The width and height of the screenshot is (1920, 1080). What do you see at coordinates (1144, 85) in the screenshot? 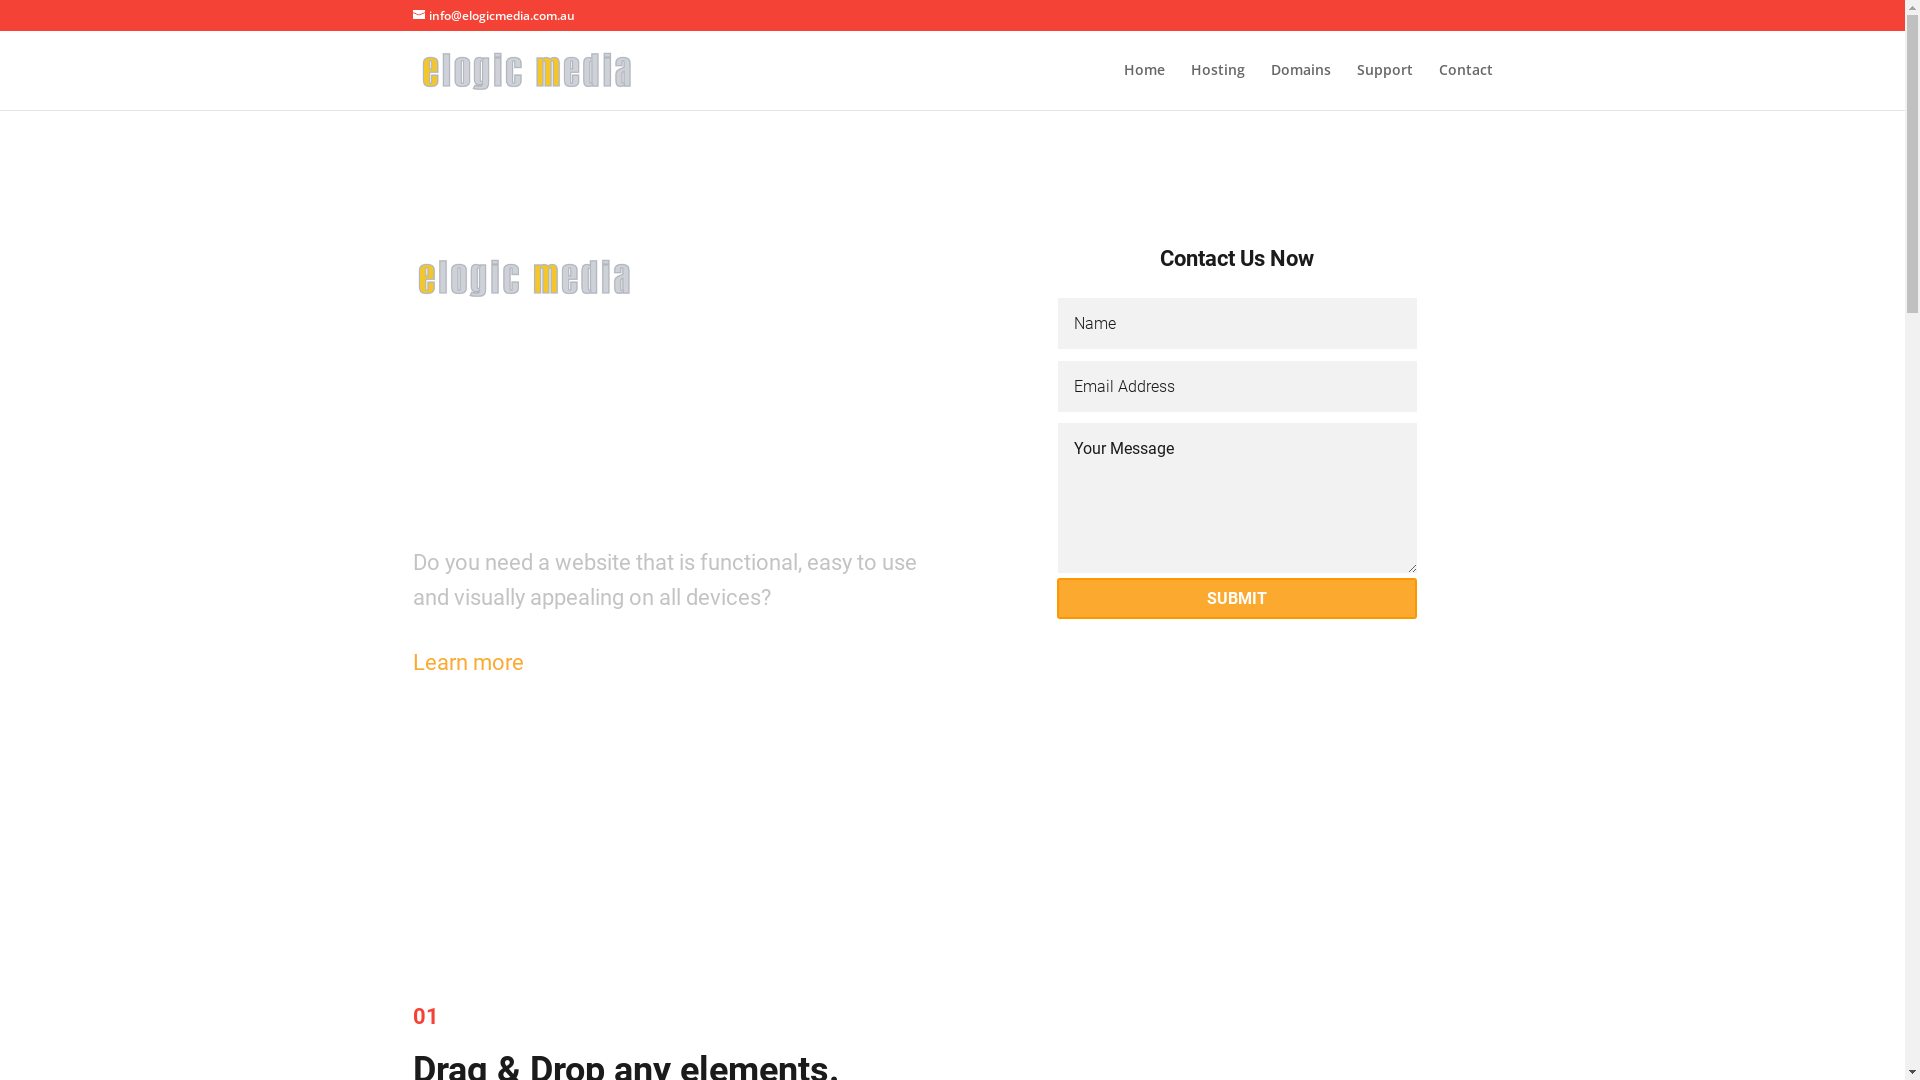
I see `'Home'` at bounding box center [1144, 85].